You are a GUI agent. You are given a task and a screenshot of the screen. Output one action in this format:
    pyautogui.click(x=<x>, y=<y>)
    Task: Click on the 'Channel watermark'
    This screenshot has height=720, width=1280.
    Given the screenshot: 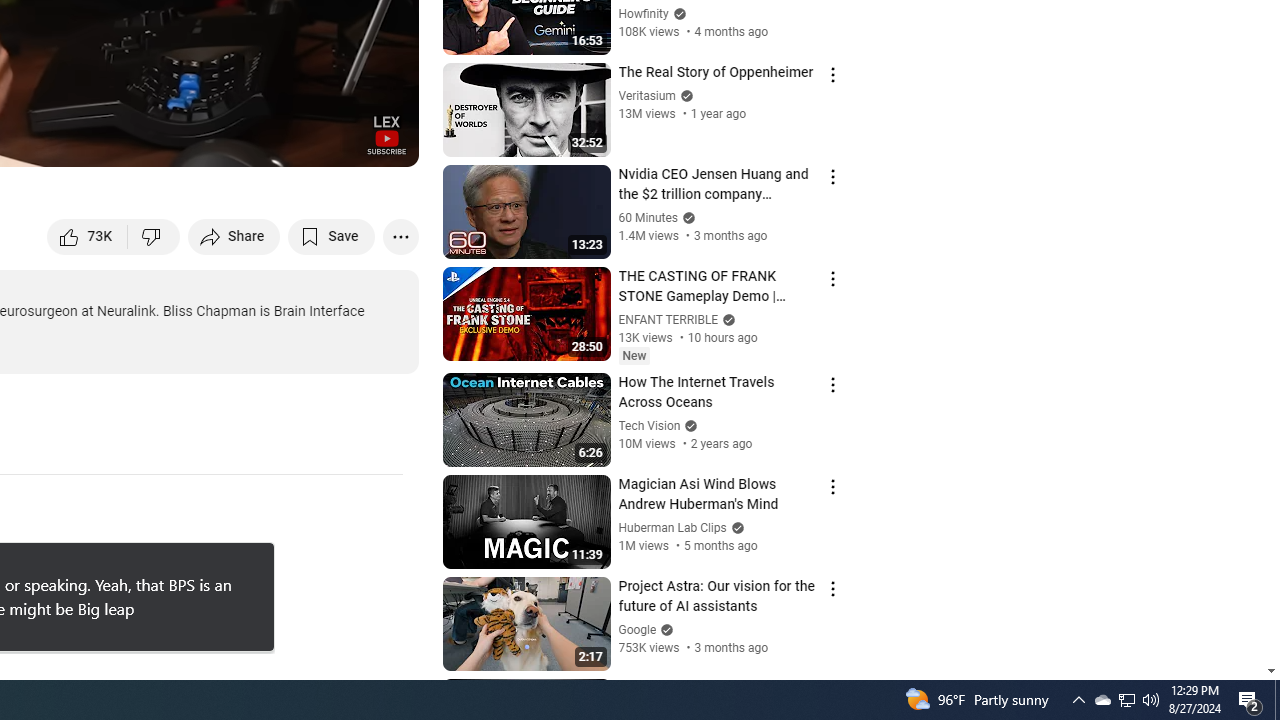 What is the action you would take?
    pyautogui.click(x=386, y=135)
    